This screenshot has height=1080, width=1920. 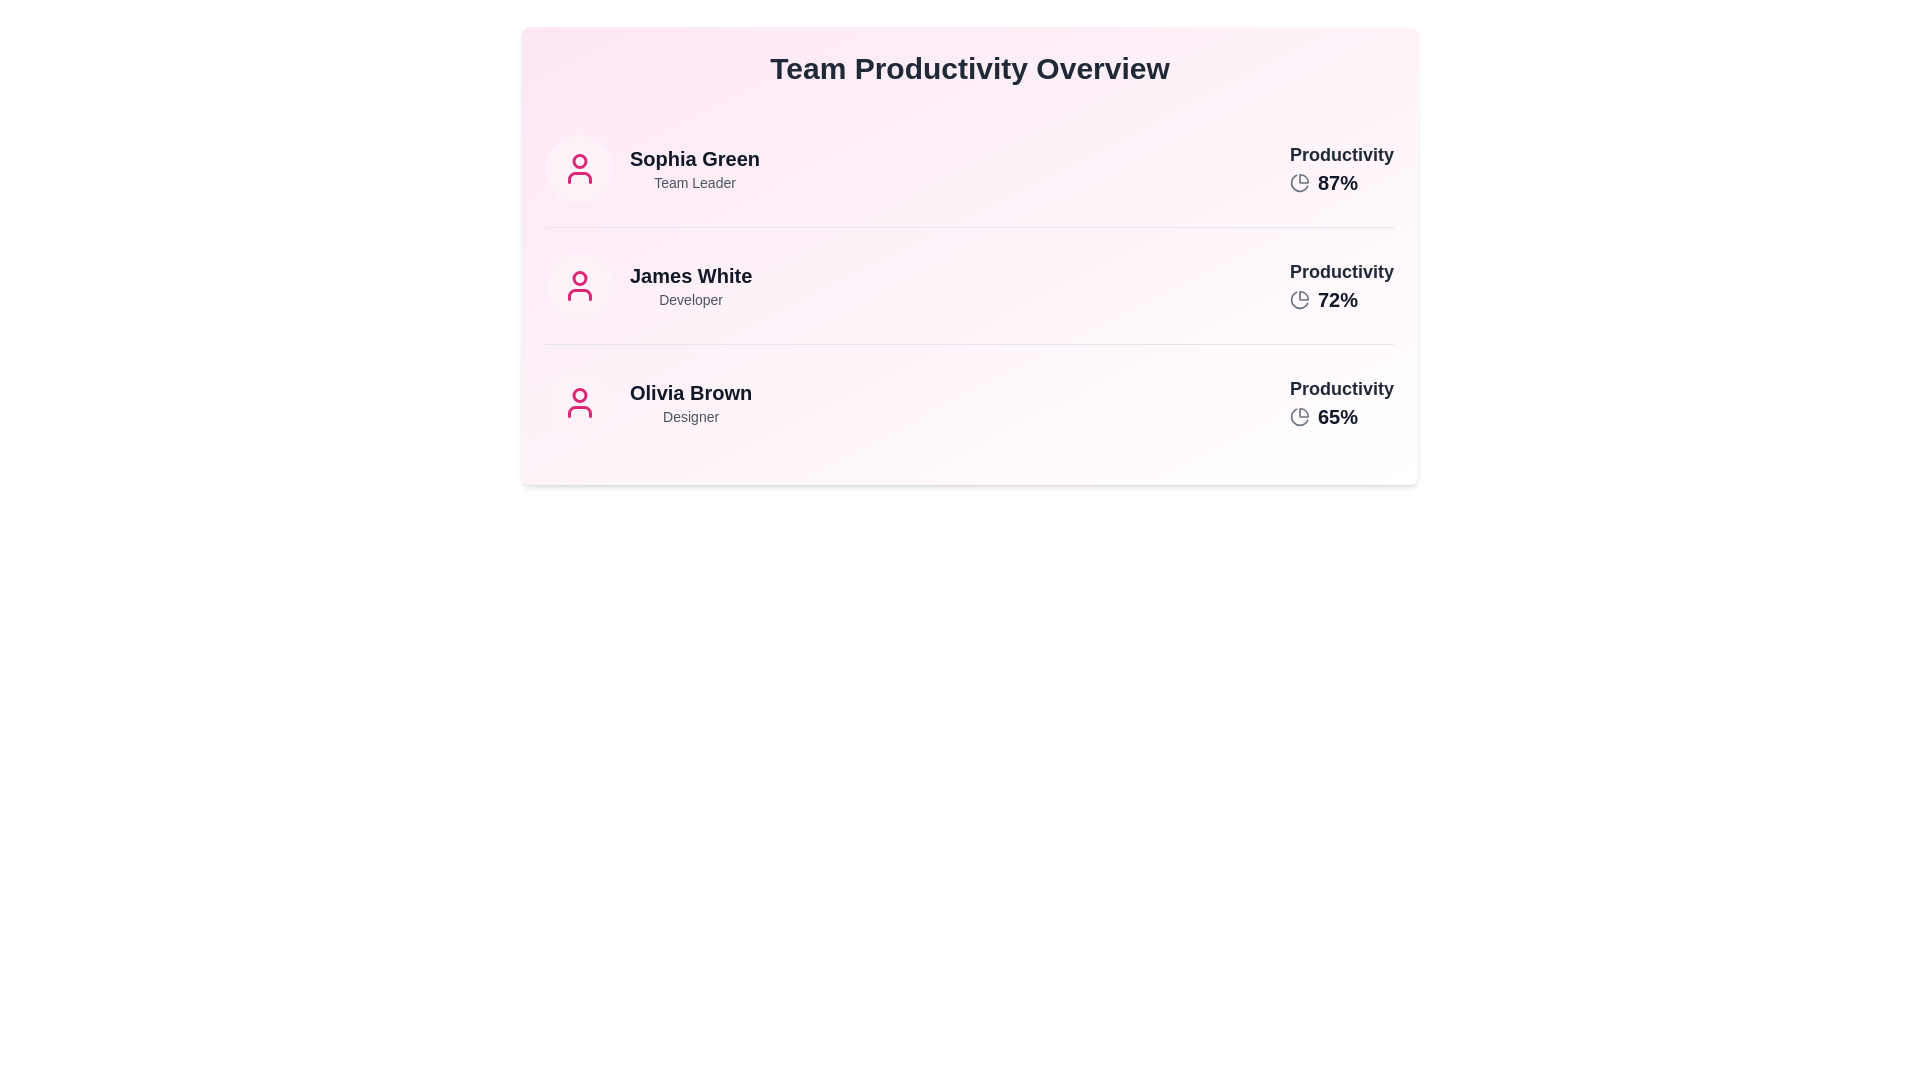 I want to click on the productivity icon represented as a pie chart, located to the left of the '72%' text in the 'James White' productivity row, so click(x=1300, y=300).